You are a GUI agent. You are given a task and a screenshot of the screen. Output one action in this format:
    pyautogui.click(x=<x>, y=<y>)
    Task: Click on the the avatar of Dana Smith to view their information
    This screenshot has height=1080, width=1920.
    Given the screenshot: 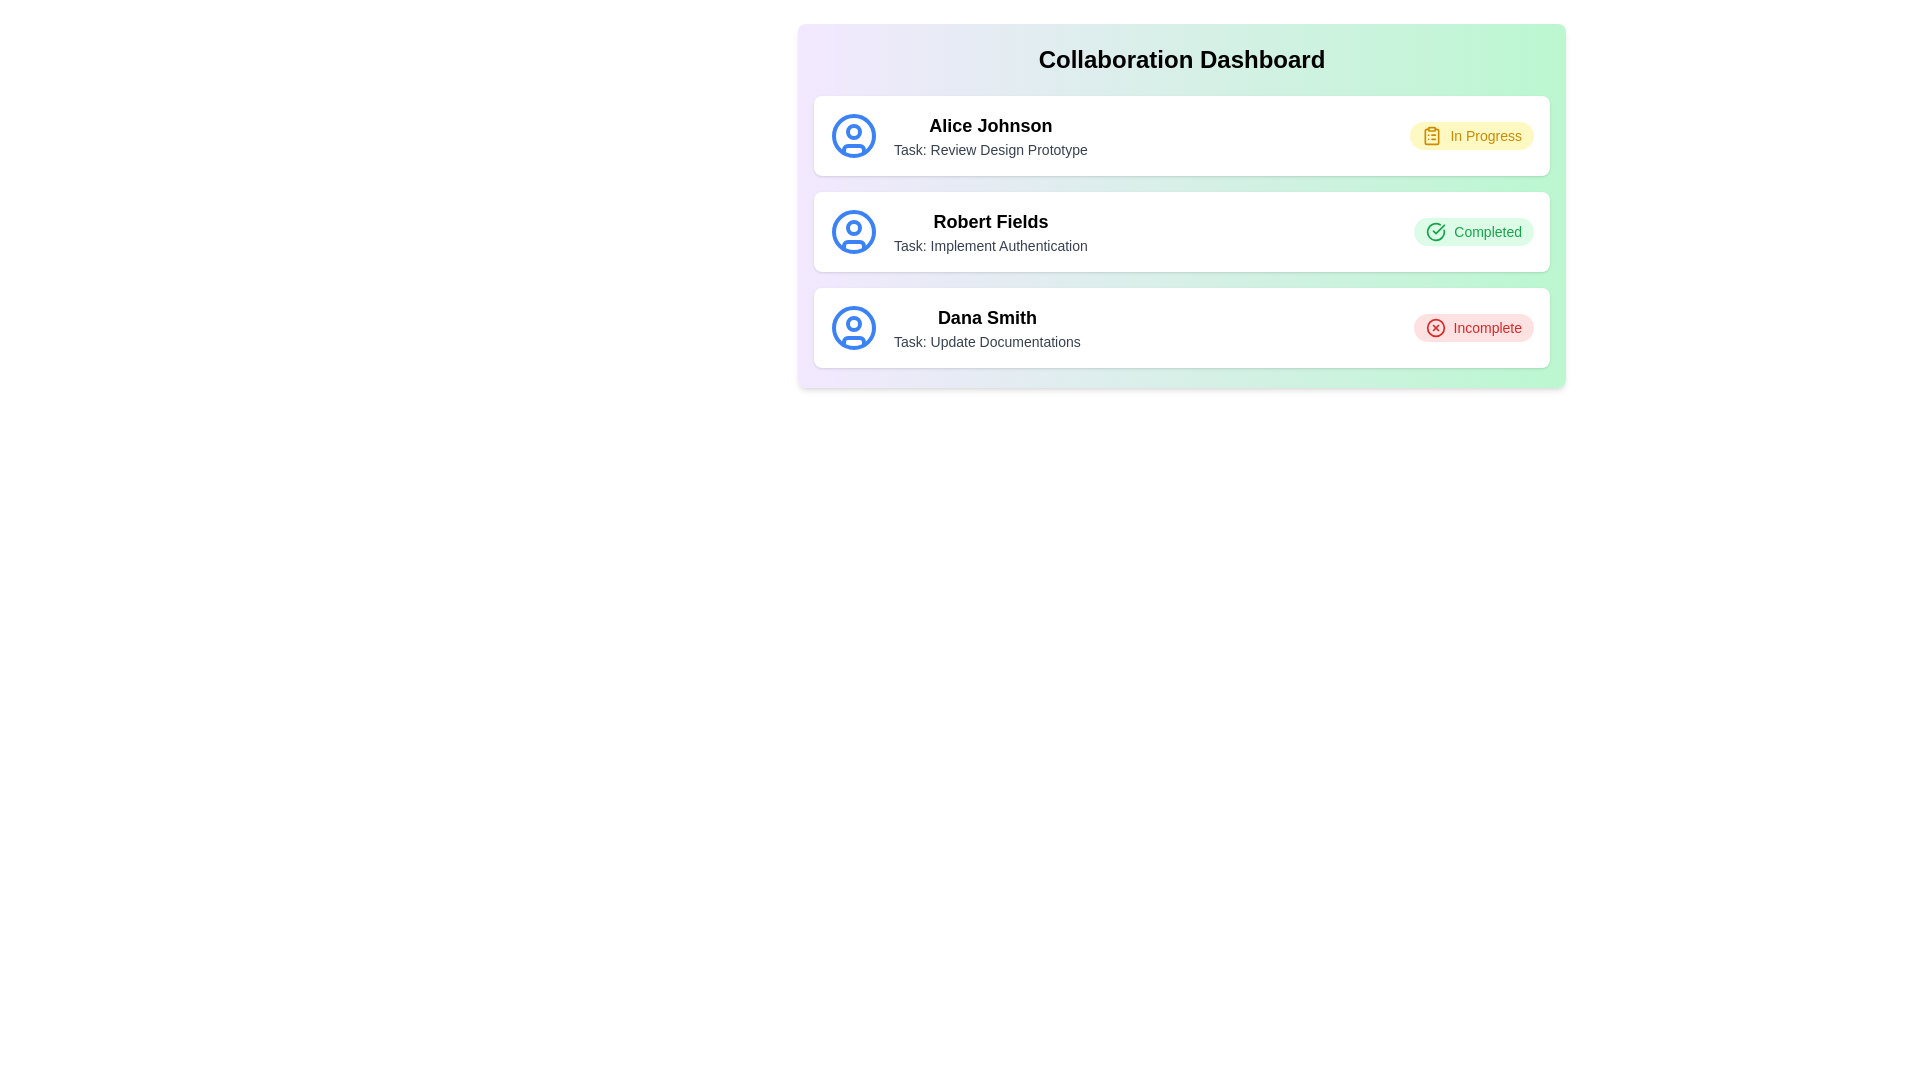 What is the action you would take?
    pyautogui.click(x=854, y=326)
    